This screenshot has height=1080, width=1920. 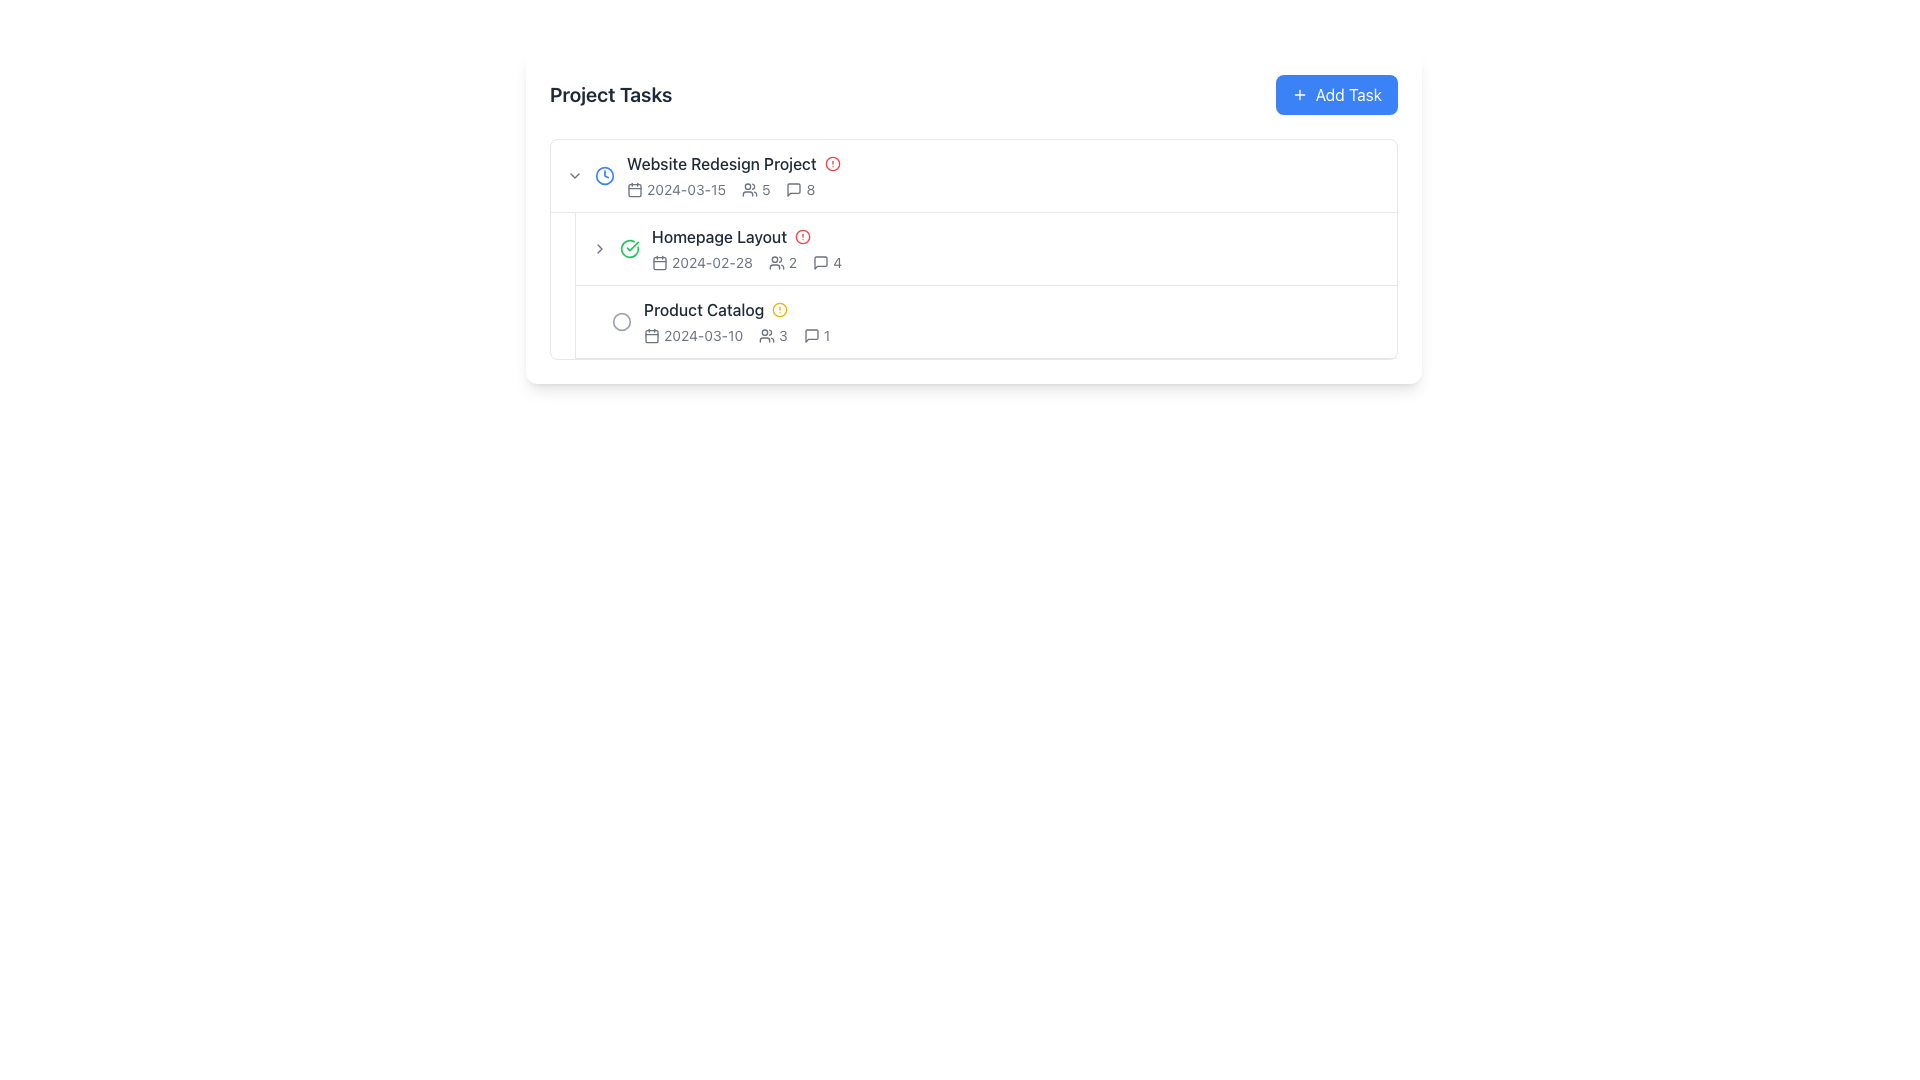 I want to click on displayed numeric text '2' that is positioned adjacent to a user icon in the 'Homepage Layout' task row, so click(x=791, y=261).